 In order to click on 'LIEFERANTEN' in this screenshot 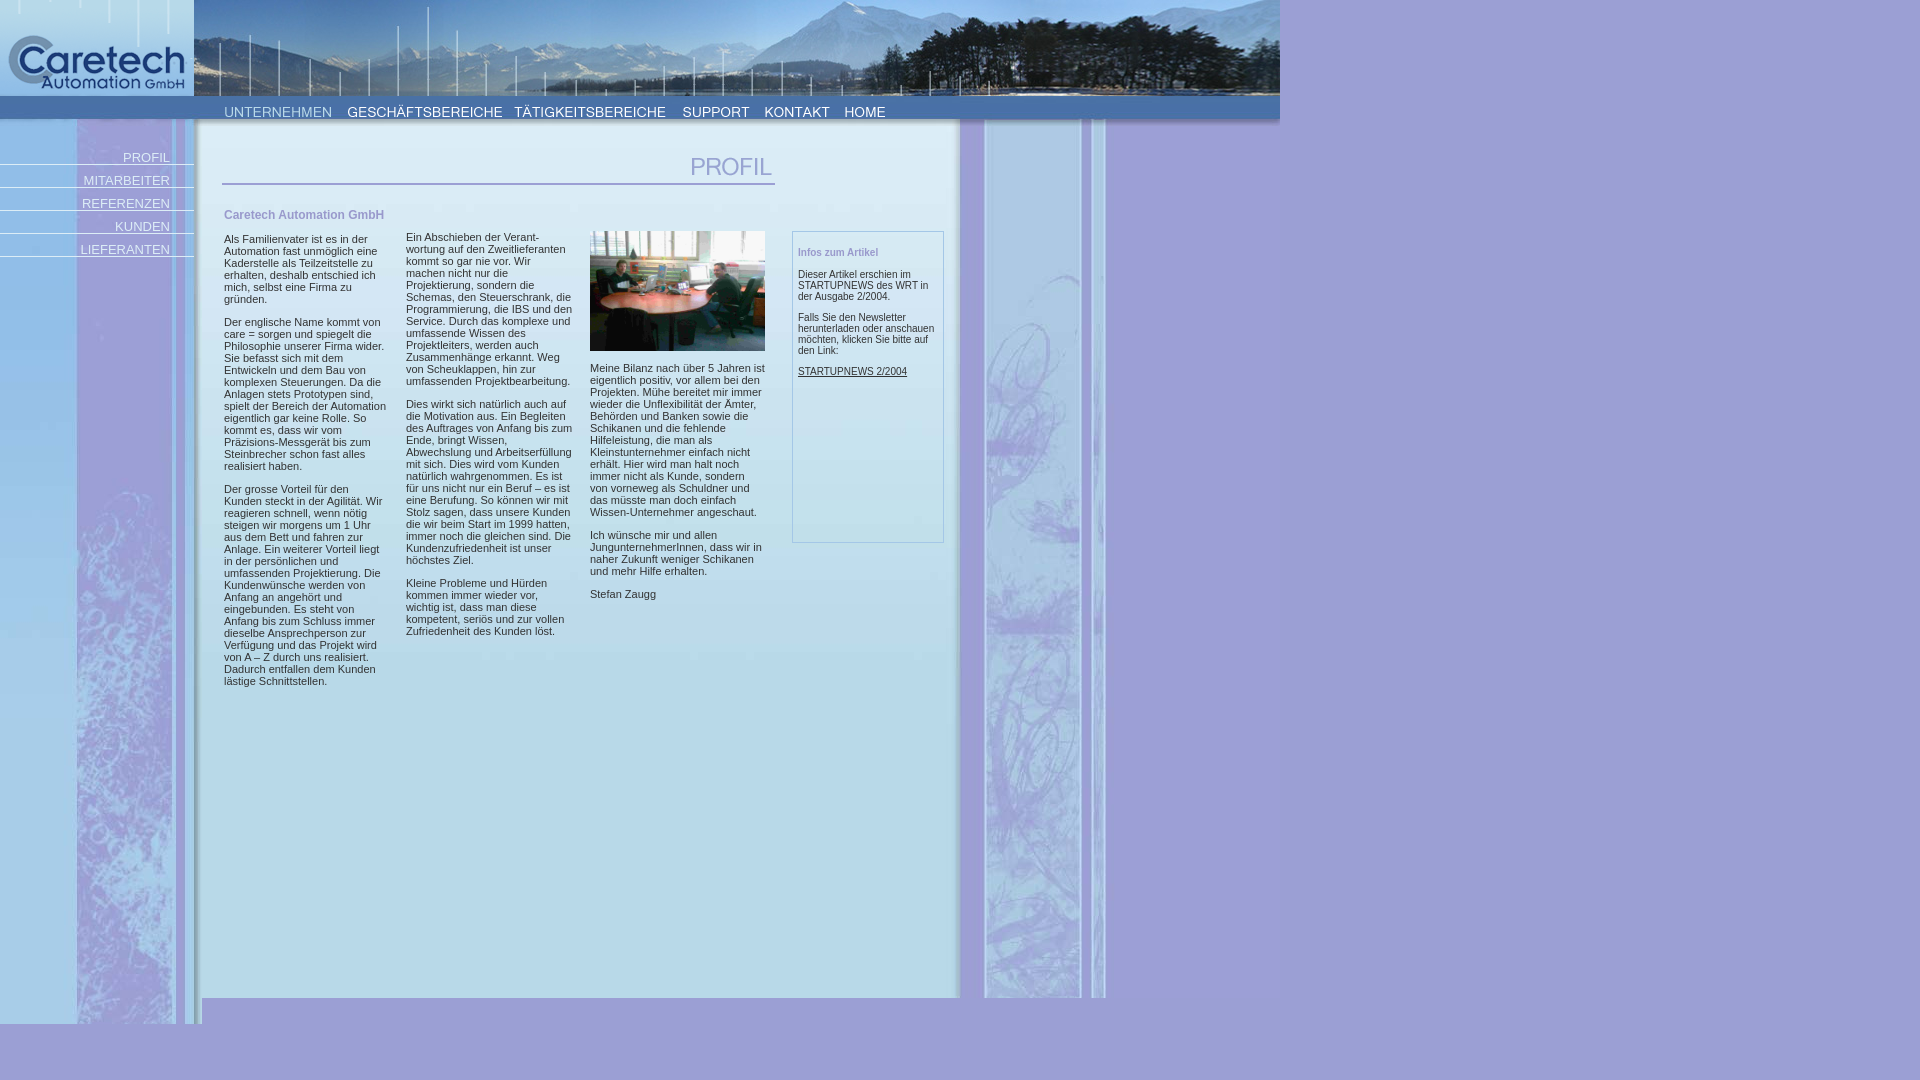, I will do `click(95, 248)`.